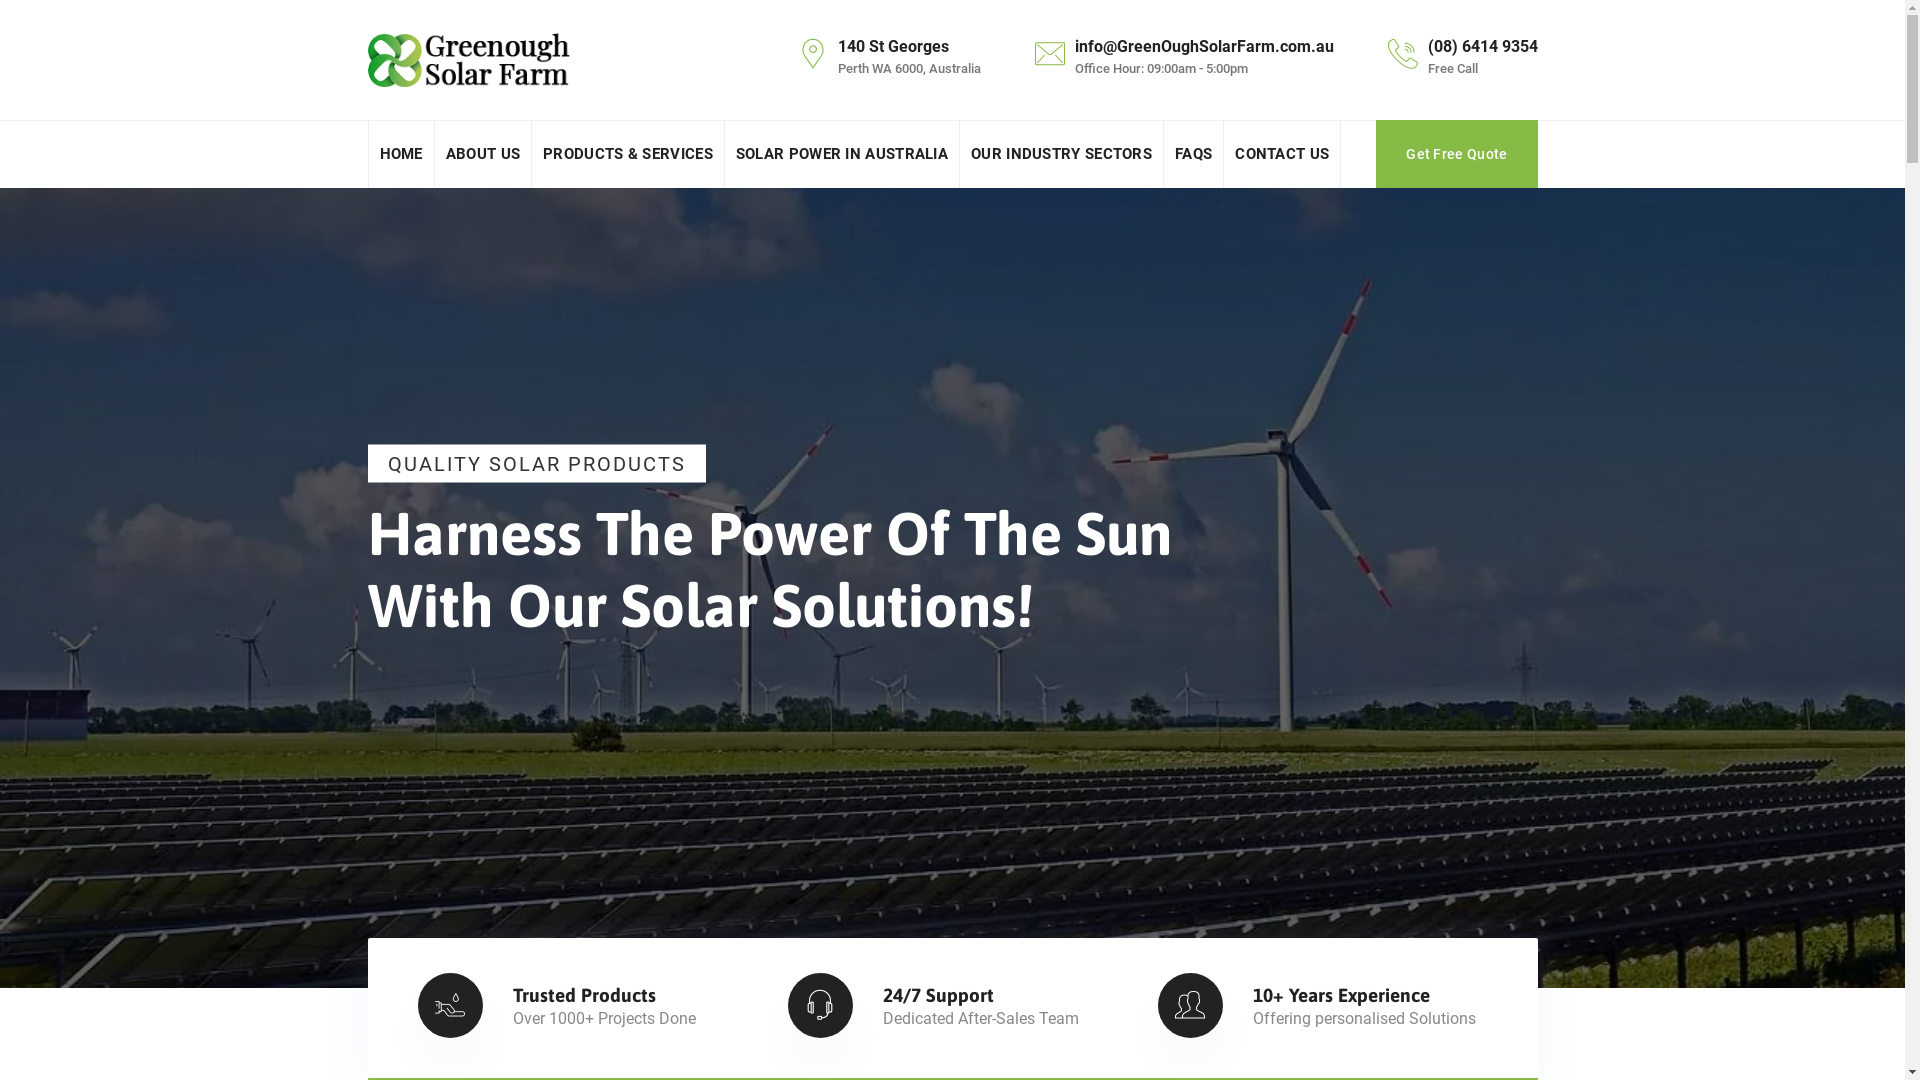 This screenshot has width=1920, height=1080. I want to click on 'ABOUT US', so click(483, 153).